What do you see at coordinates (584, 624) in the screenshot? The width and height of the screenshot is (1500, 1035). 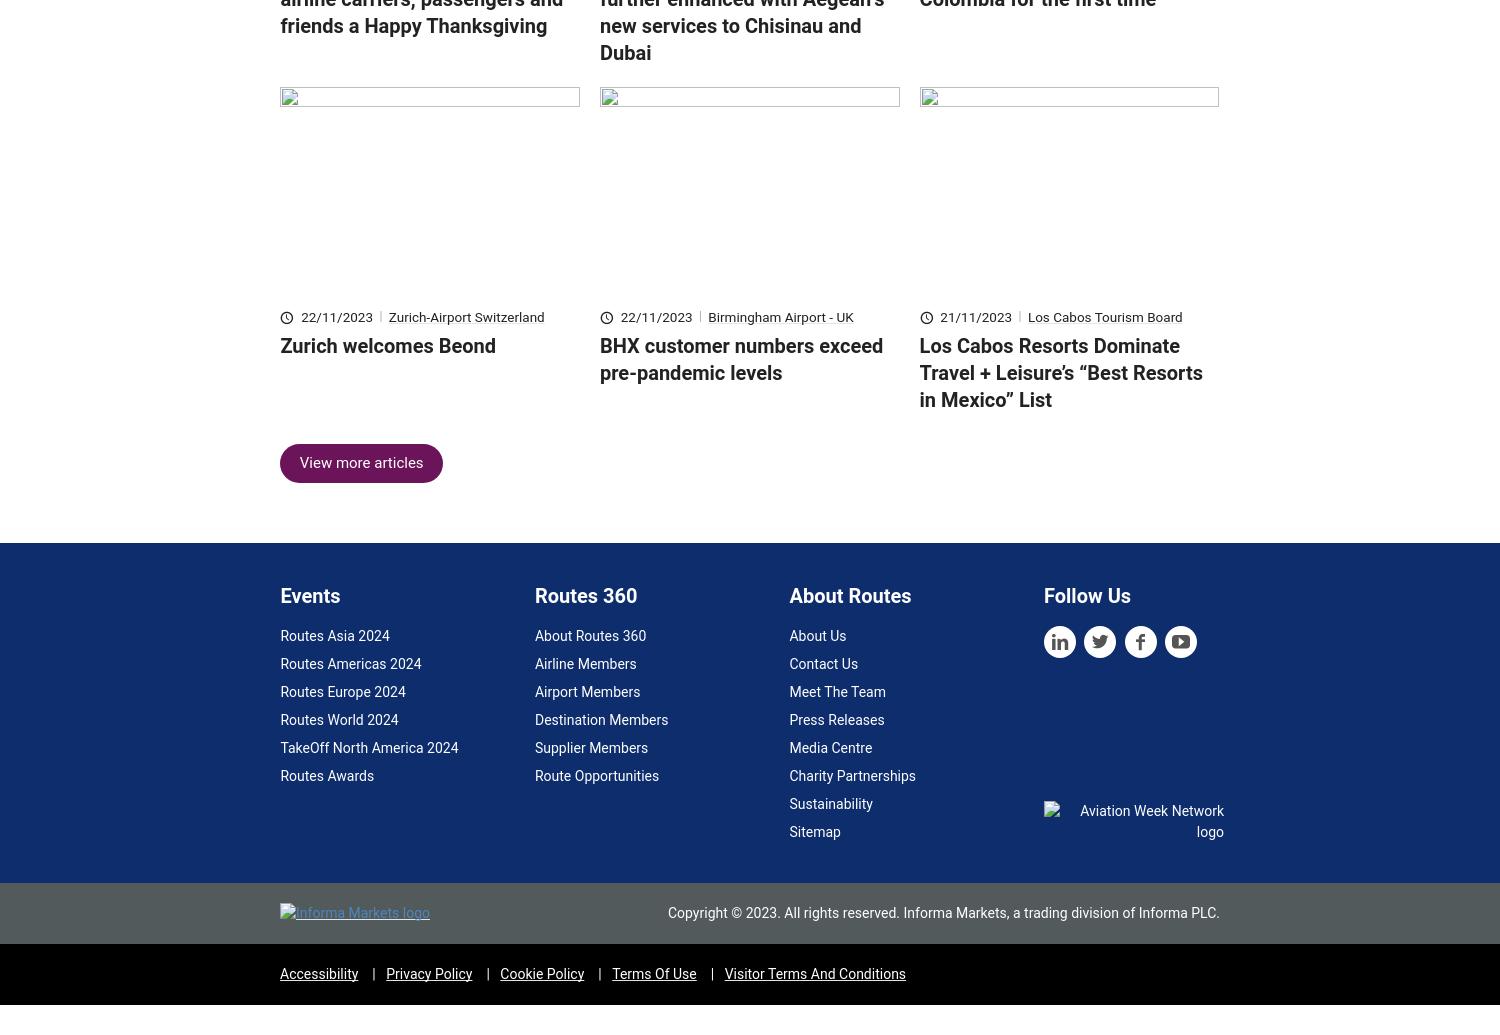 I see `'Routes 360'` at bounding box center [584, 624].